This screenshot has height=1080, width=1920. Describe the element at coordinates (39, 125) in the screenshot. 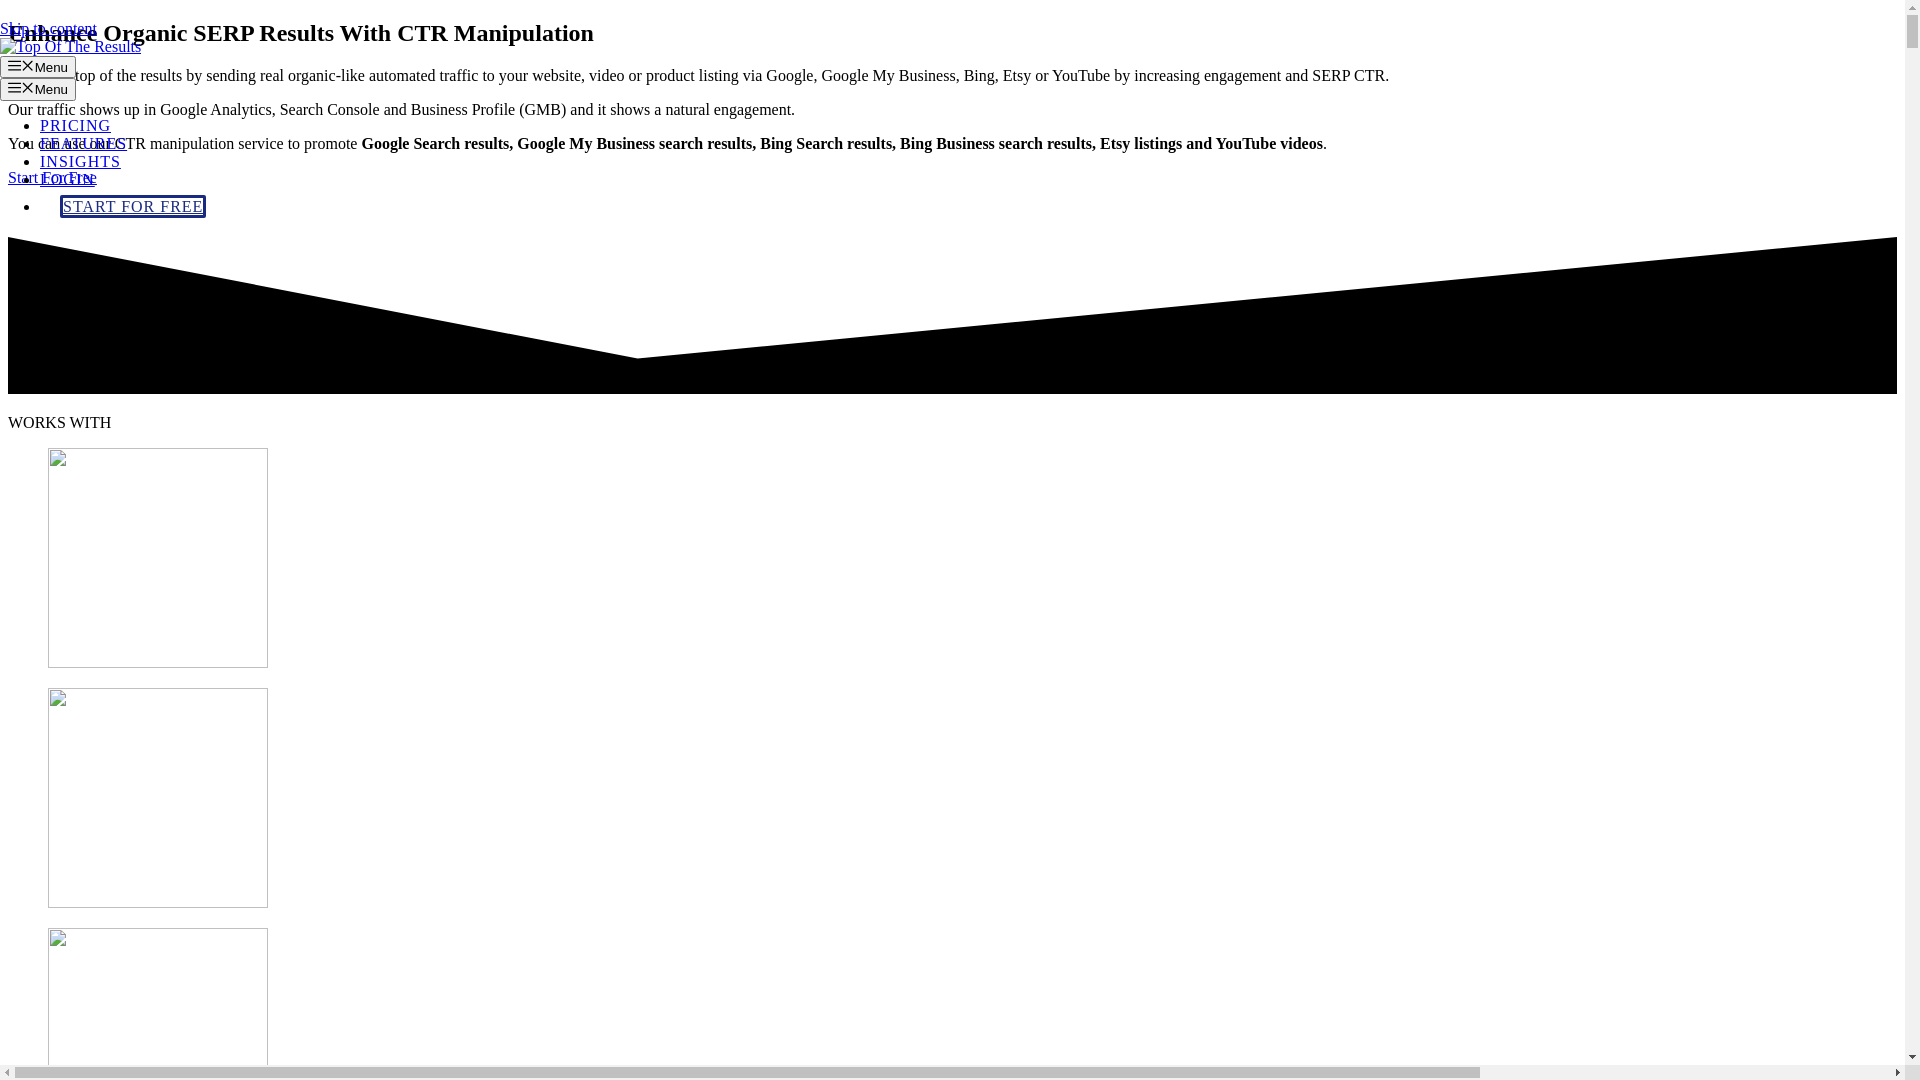

I see `'PRICING'` at that location.